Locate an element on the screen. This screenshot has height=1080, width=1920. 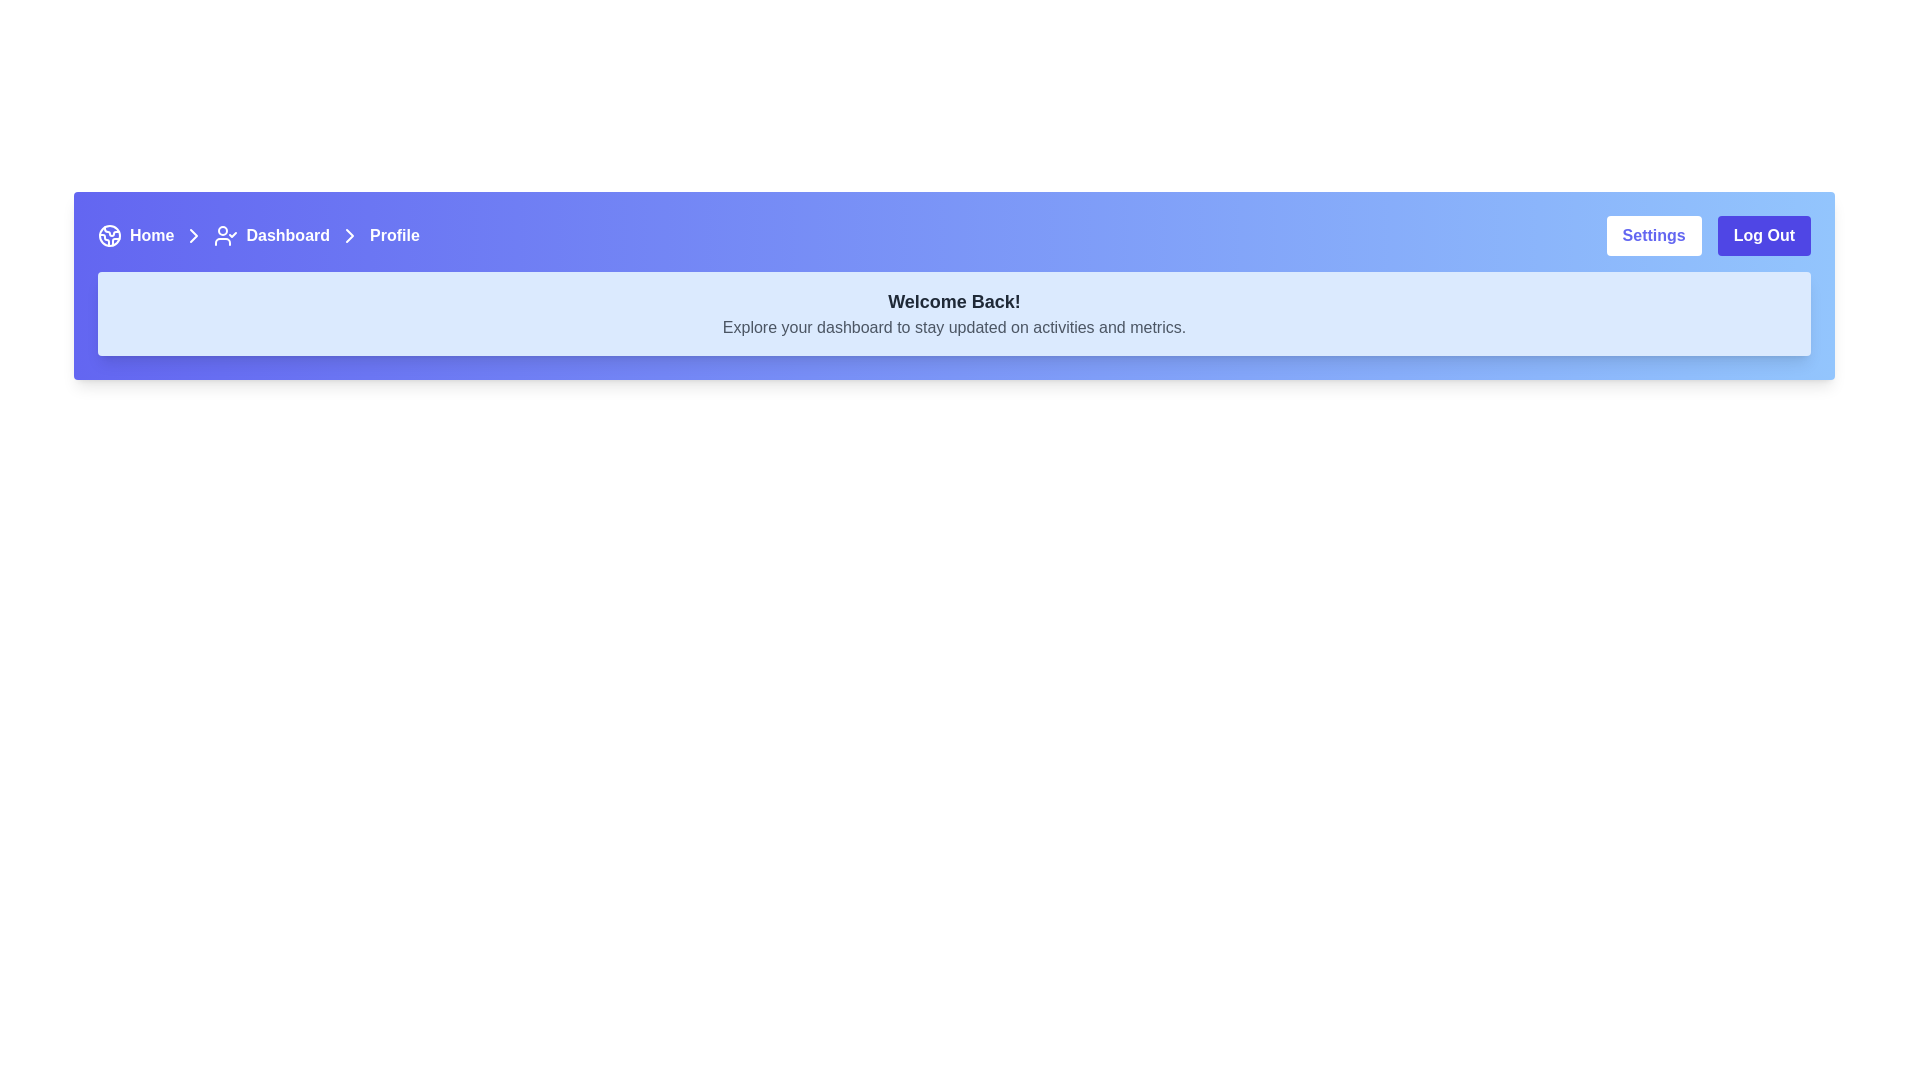
the right-pointing triangular arrow icon located in the top navigation bar, between 'Dashboard' and 'Profile' is located at coordinates (350, 234).